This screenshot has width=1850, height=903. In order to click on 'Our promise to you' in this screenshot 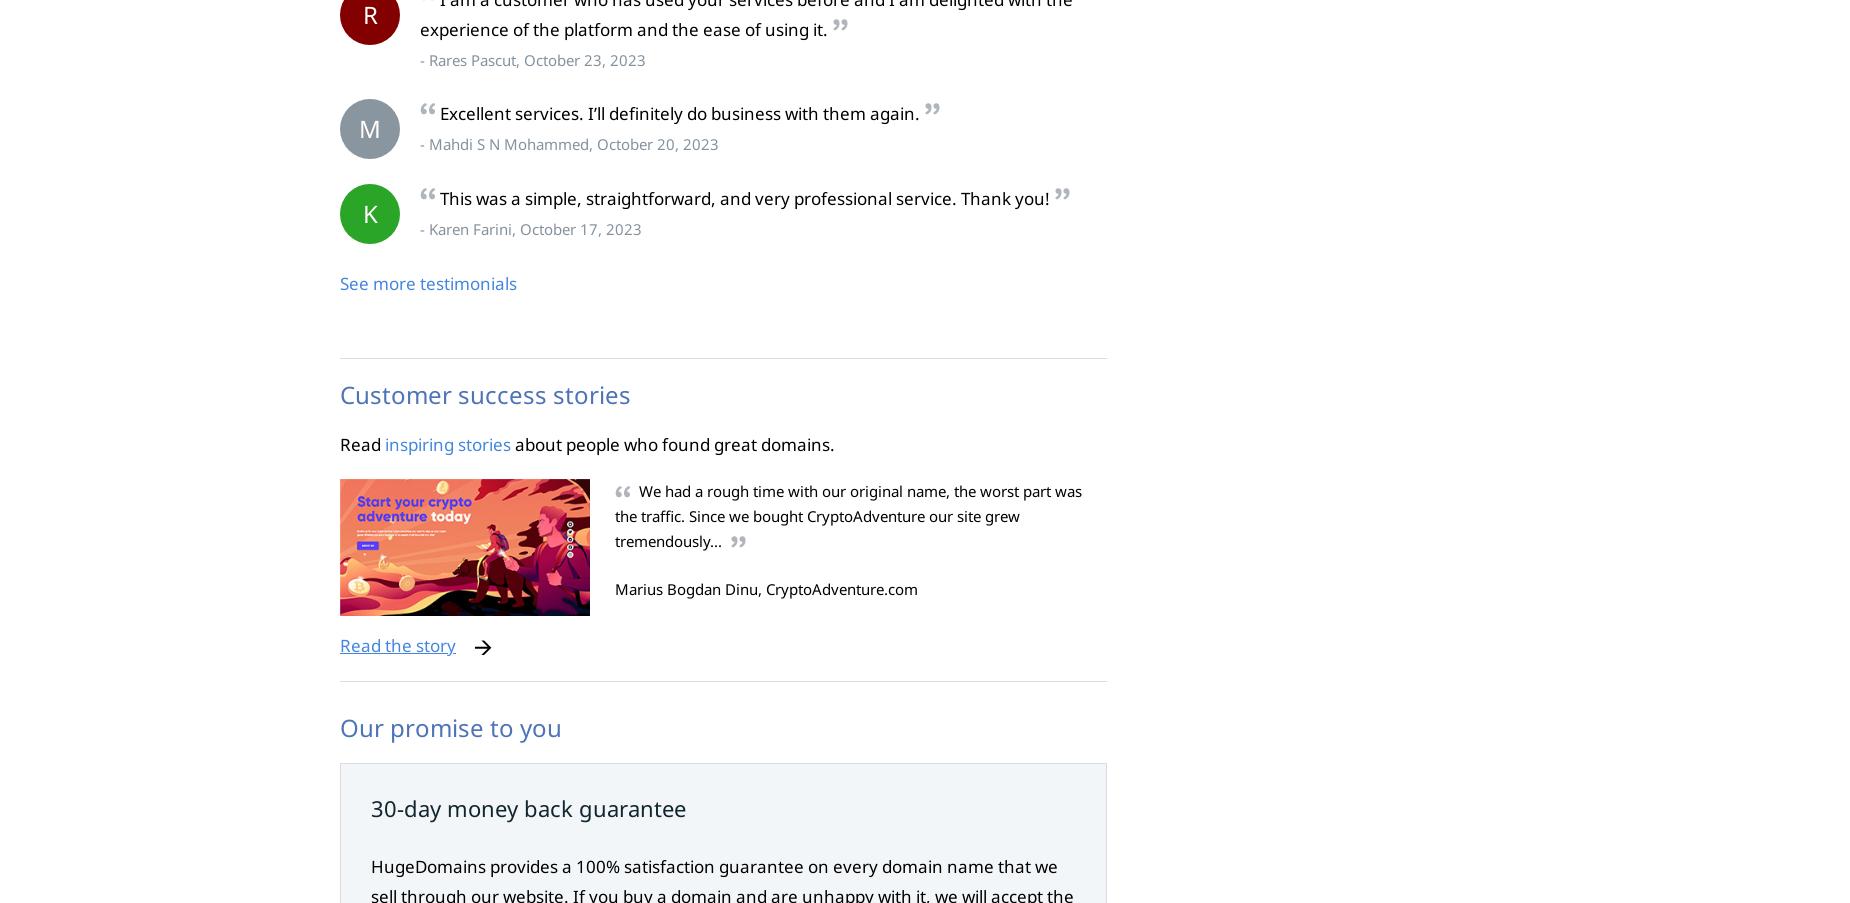, I will do `click(450, 726)`.